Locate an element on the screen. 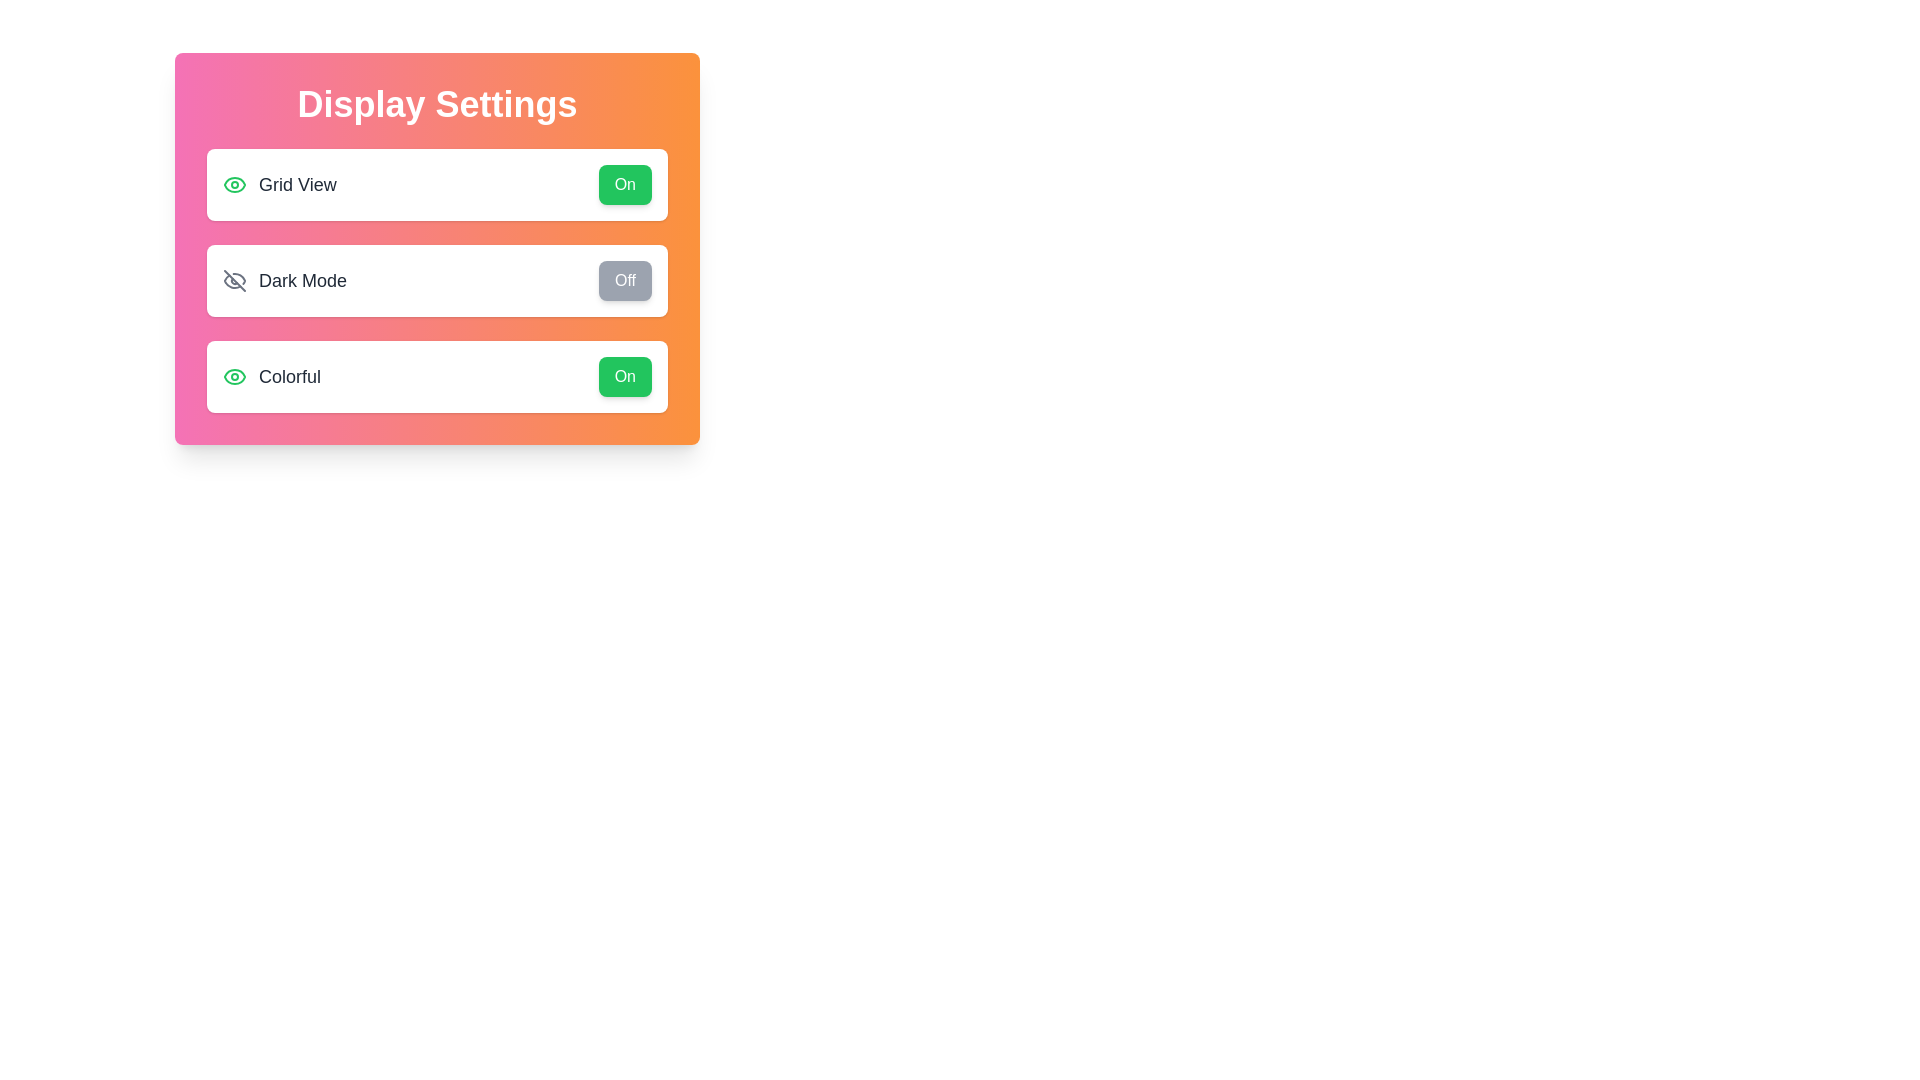  the 'Off' button for 'Dark Mode' to toggle it to 'On' is located at coordinates (623, 281).